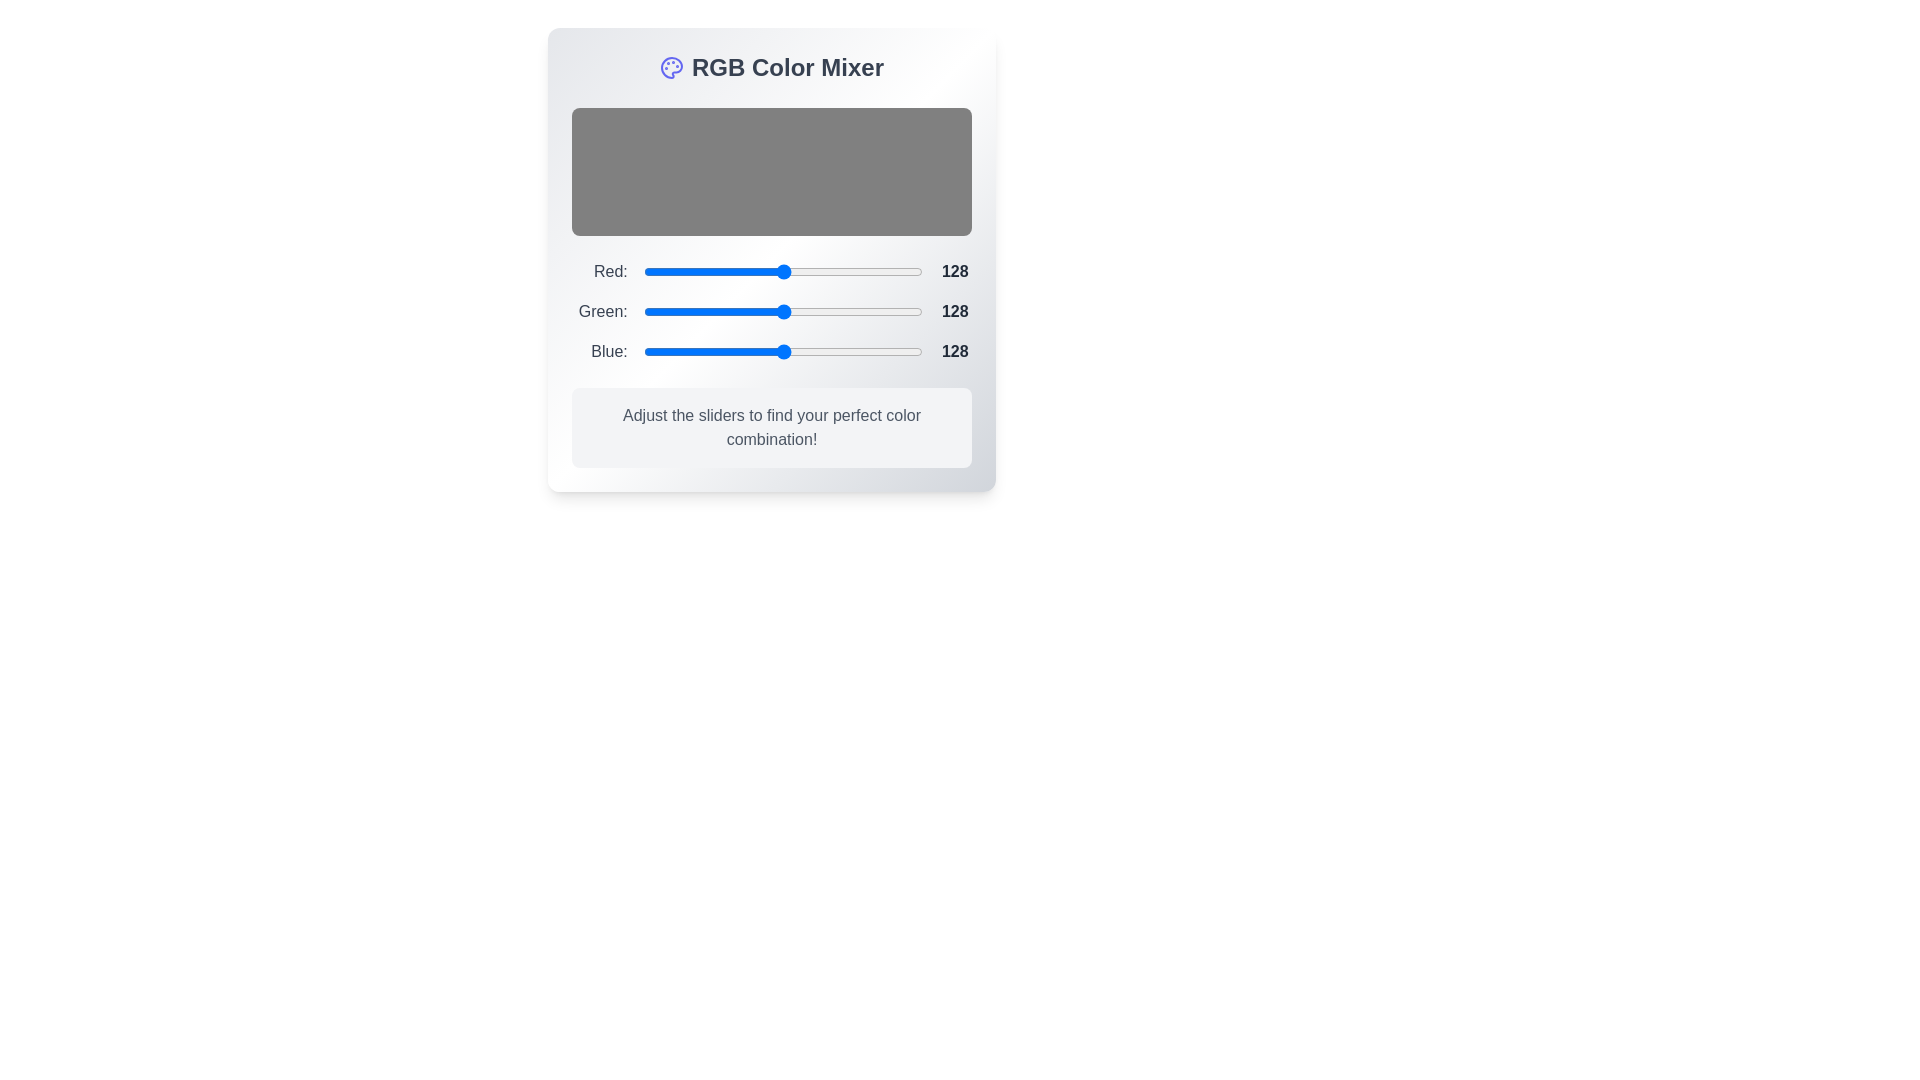  I want to click on the 1 slider to 145, so click(802, 312).